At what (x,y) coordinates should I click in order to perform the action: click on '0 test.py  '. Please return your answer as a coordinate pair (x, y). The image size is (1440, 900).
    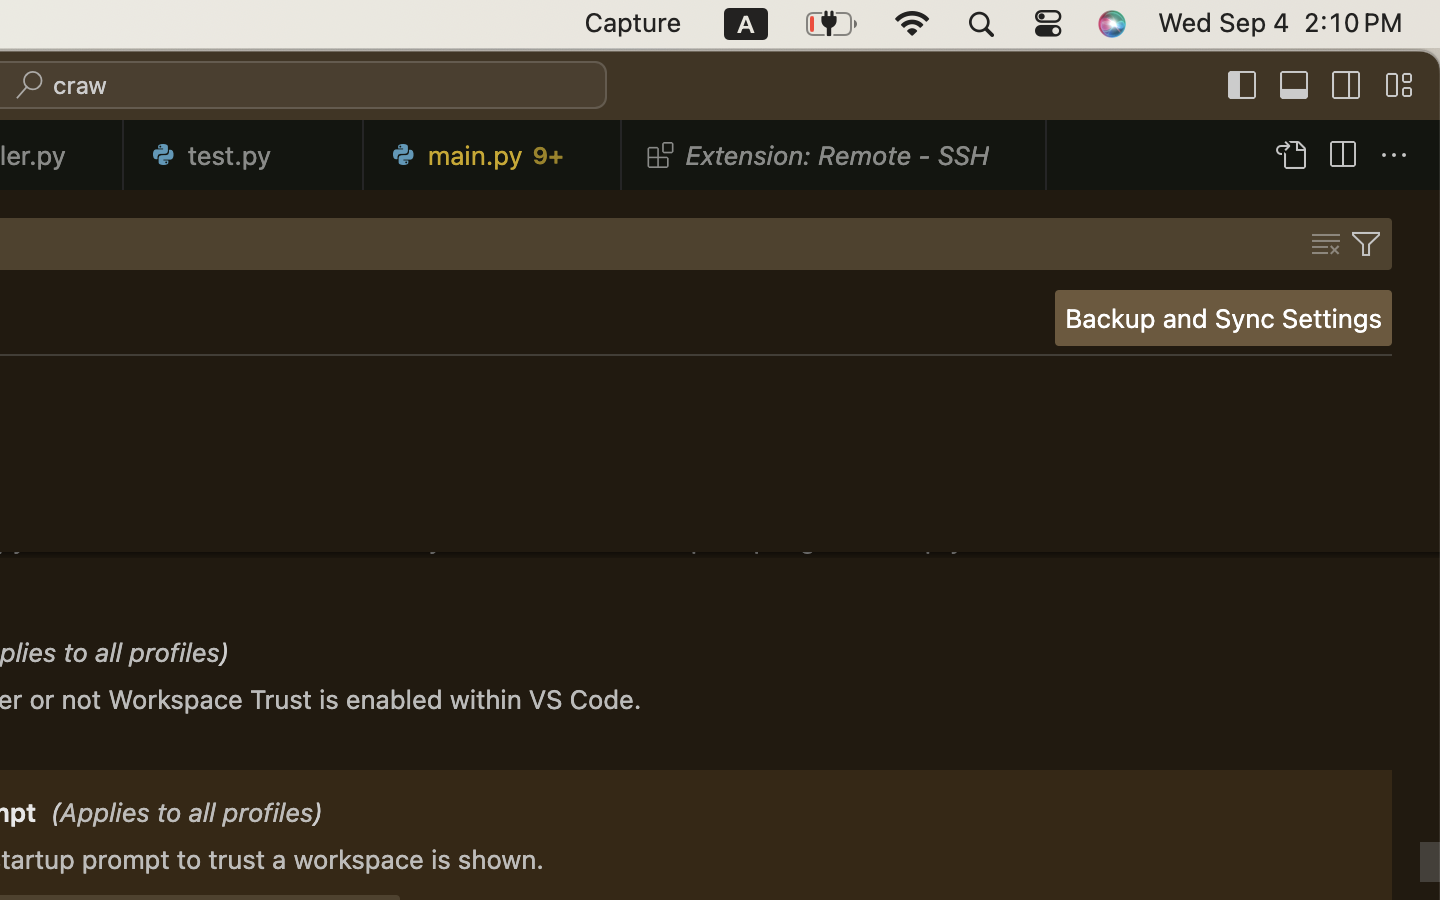
    Looking at the image, I should click on (242, 154).